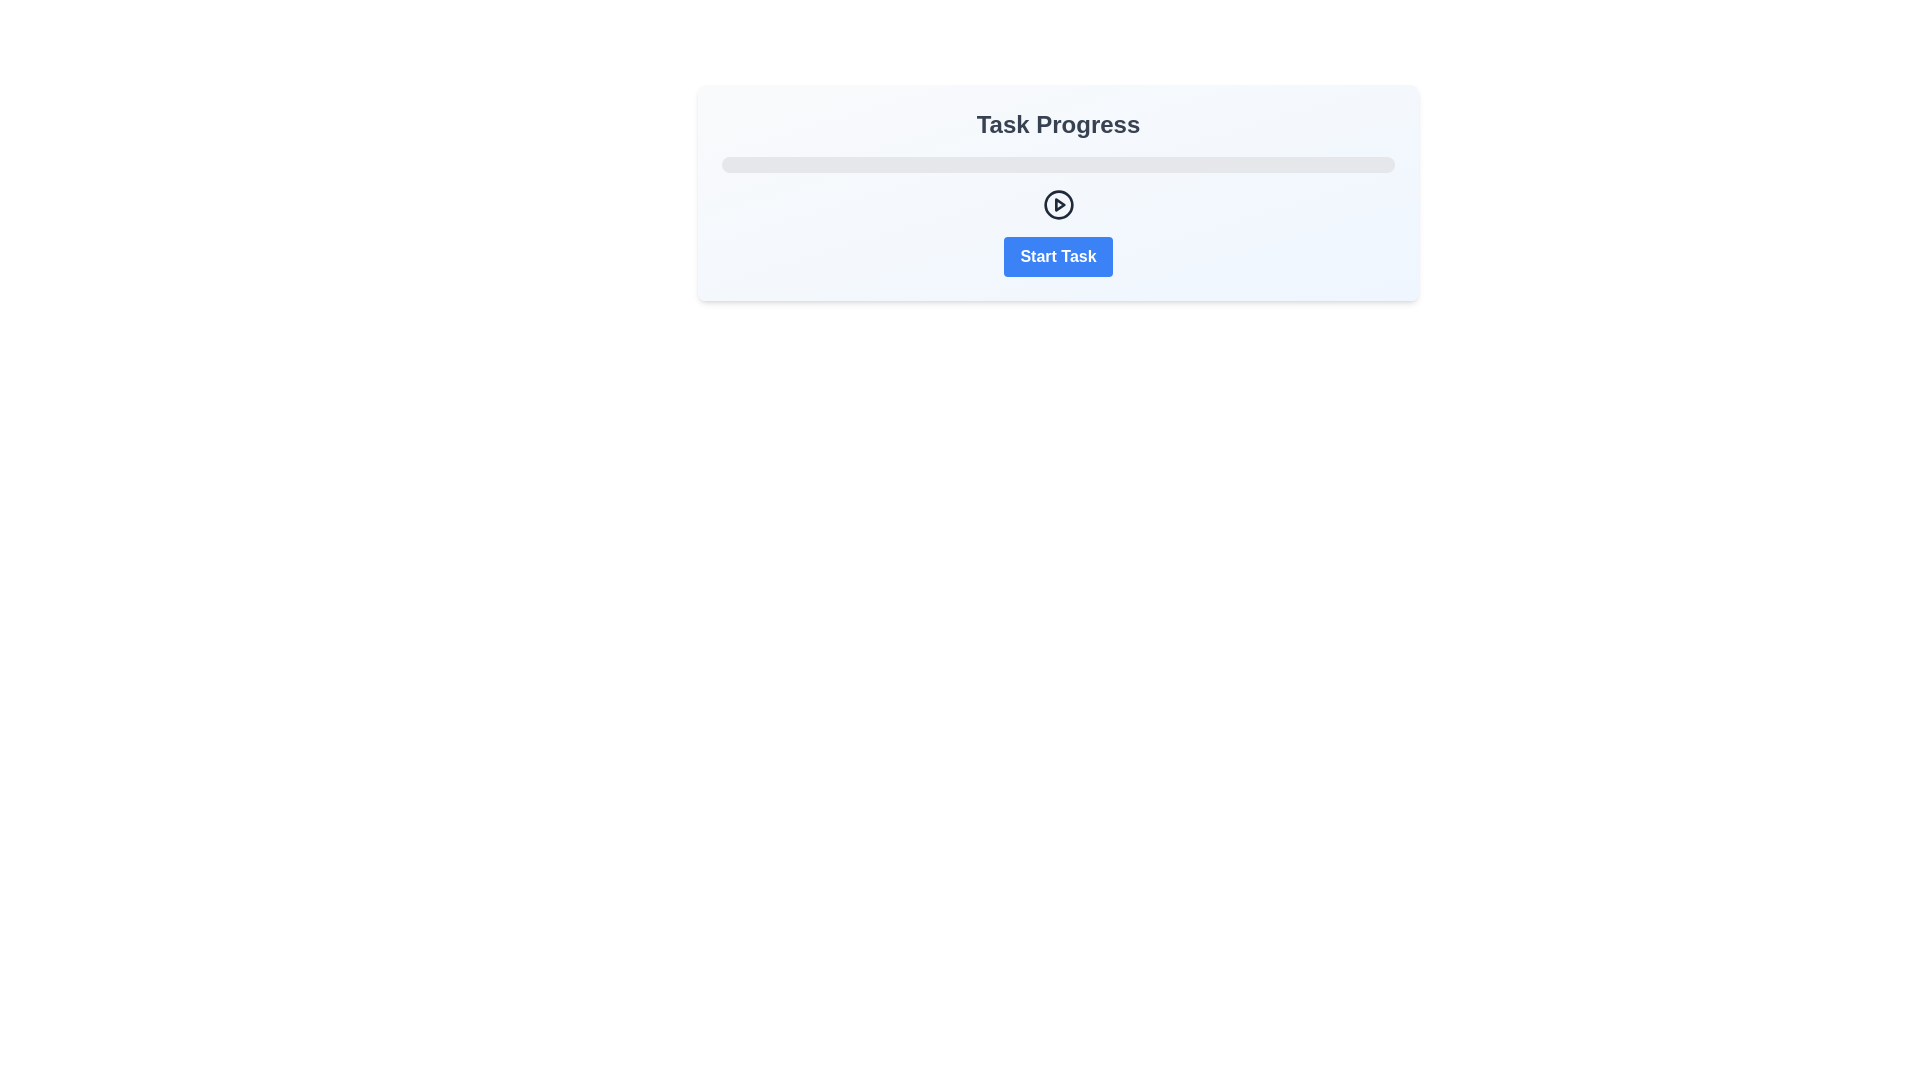 This screenshot has width=1920, height=1080. I want to click on the horizontal progress bar located beneath the 'Task Progress' title and above the 'Start Task' button, which currently displays no progress, so click(1057, 164).